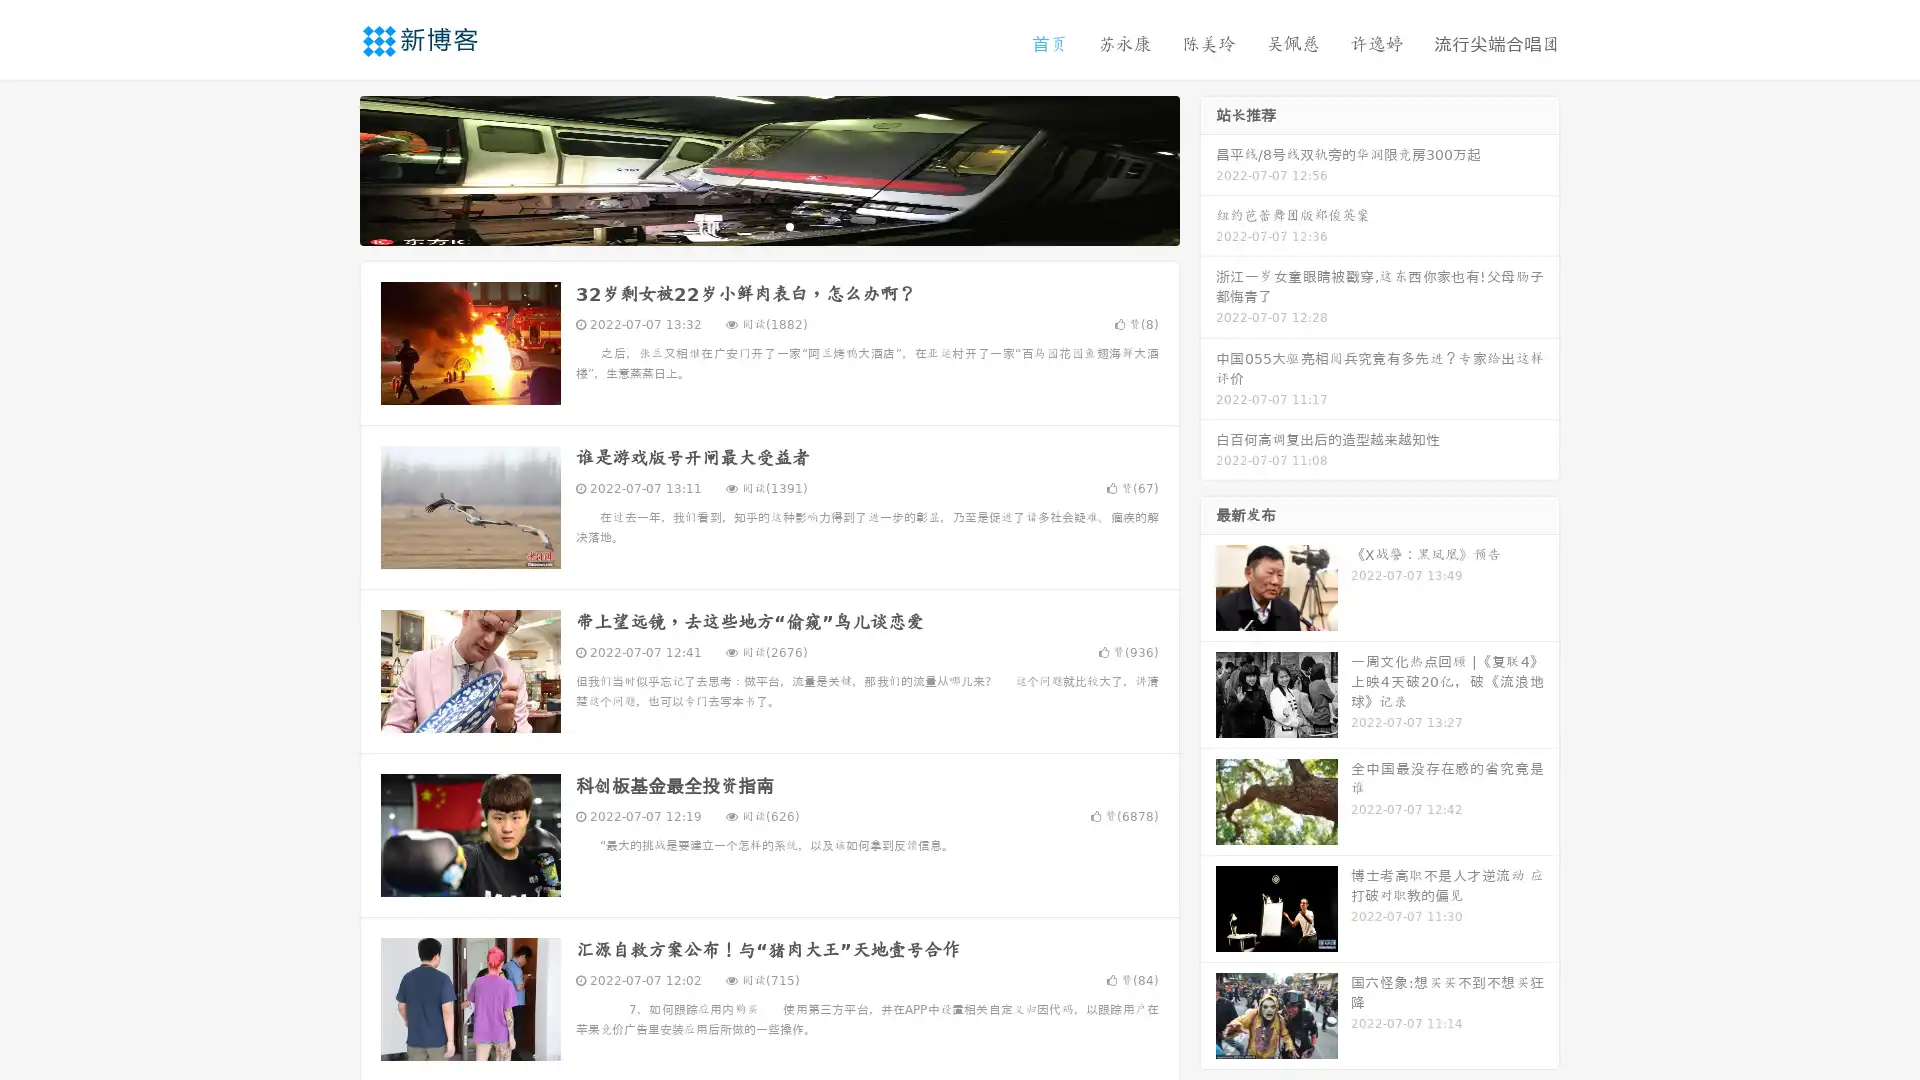 This screenshot has height=1080, width=1920. I want to click on Go to slide 1, so click(748, 225).